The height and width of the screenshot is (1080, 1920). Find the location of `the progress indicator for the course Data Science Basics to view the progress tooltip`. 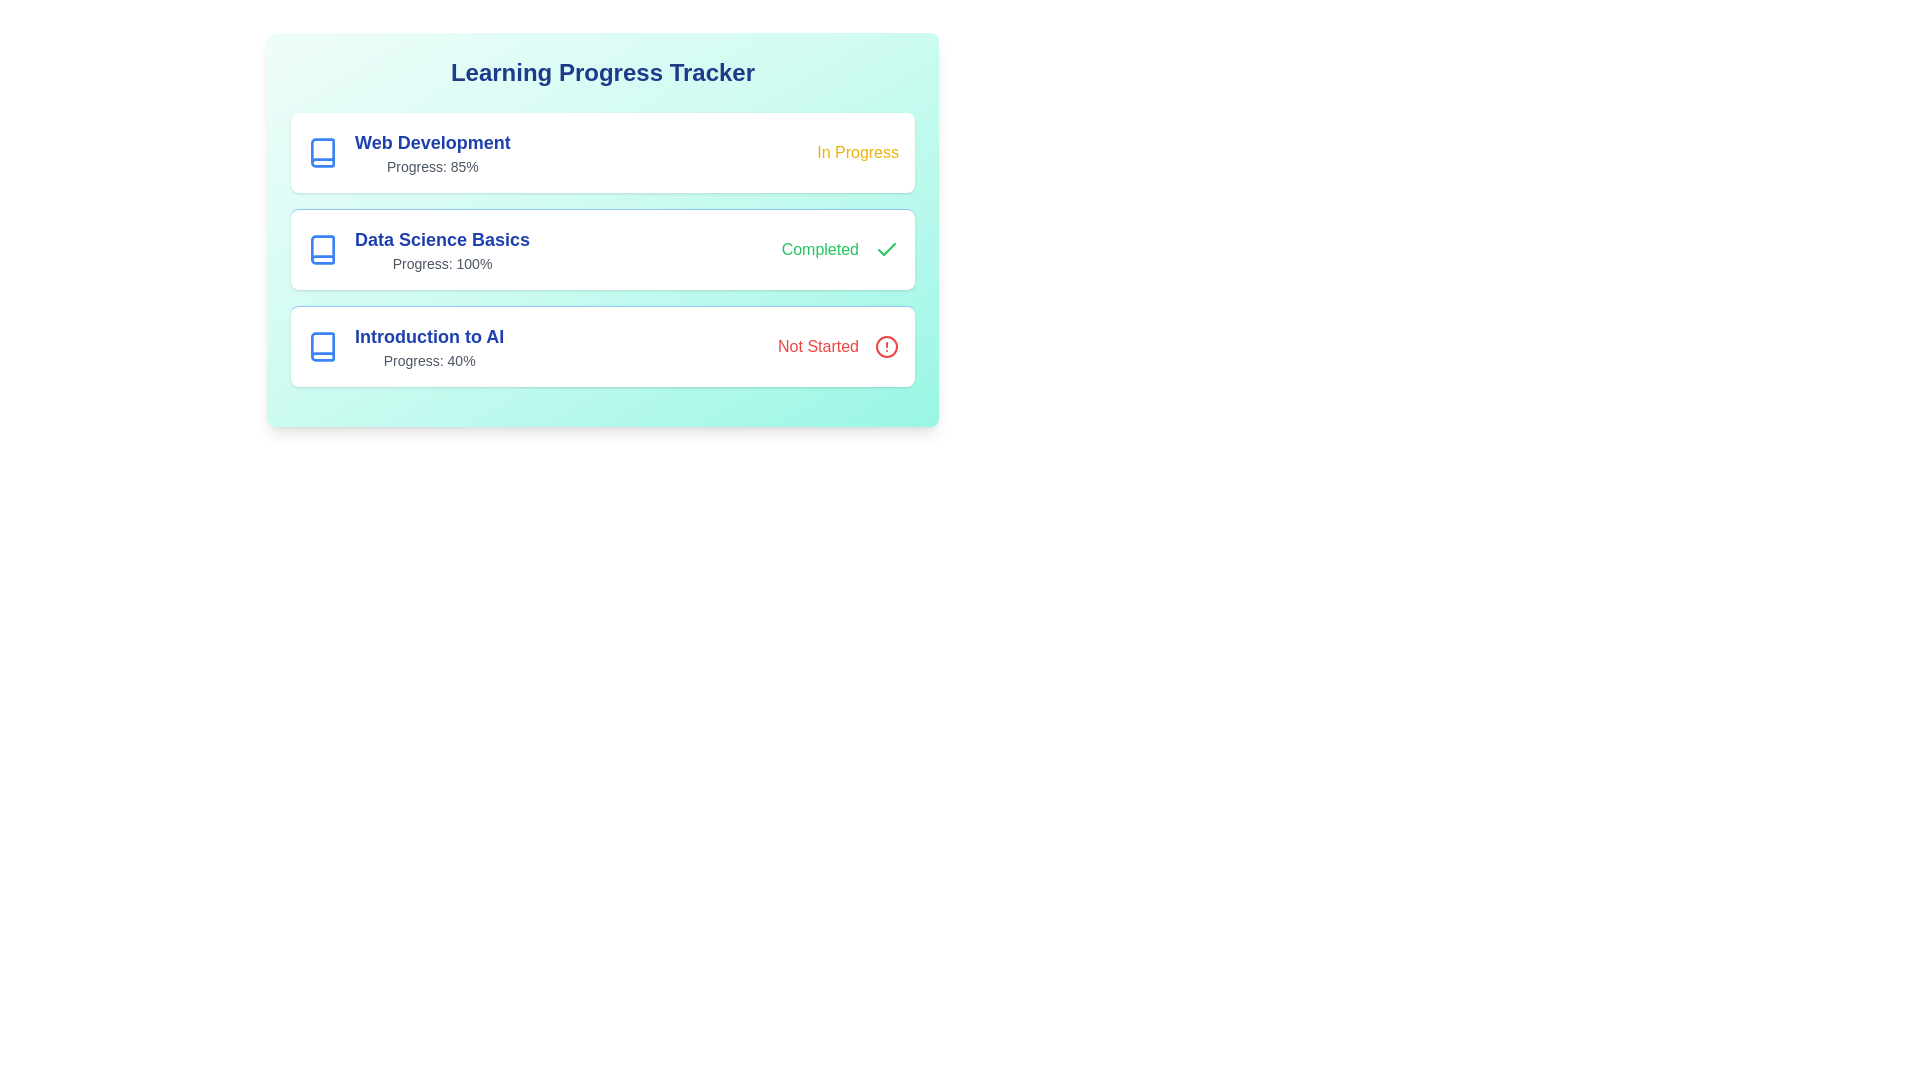

the progress indicator for the course Data Science Basics to view the progress tooltip is located at coordinates (416, 249).